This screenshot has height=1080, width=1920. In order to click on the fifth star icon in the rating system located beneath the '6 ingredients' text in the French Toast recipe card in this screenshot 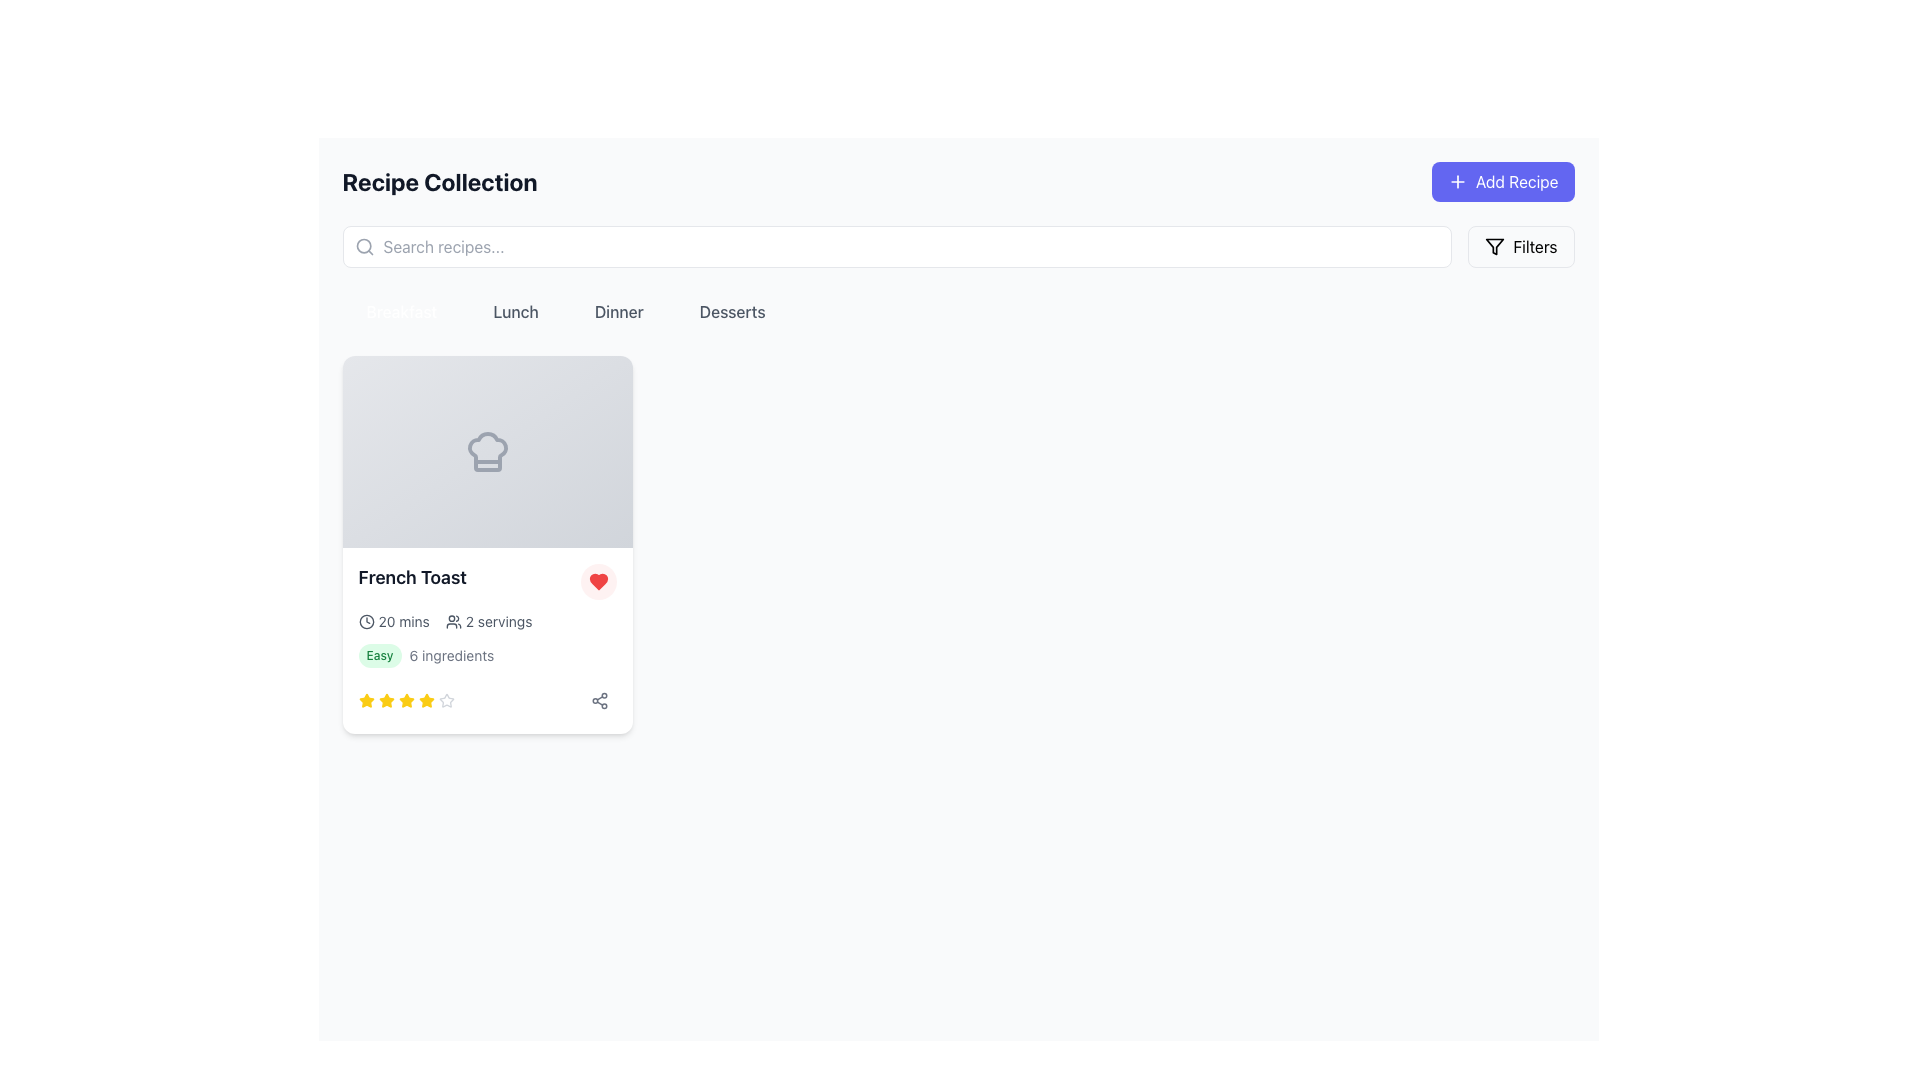, I will do `click(366, 699)`.